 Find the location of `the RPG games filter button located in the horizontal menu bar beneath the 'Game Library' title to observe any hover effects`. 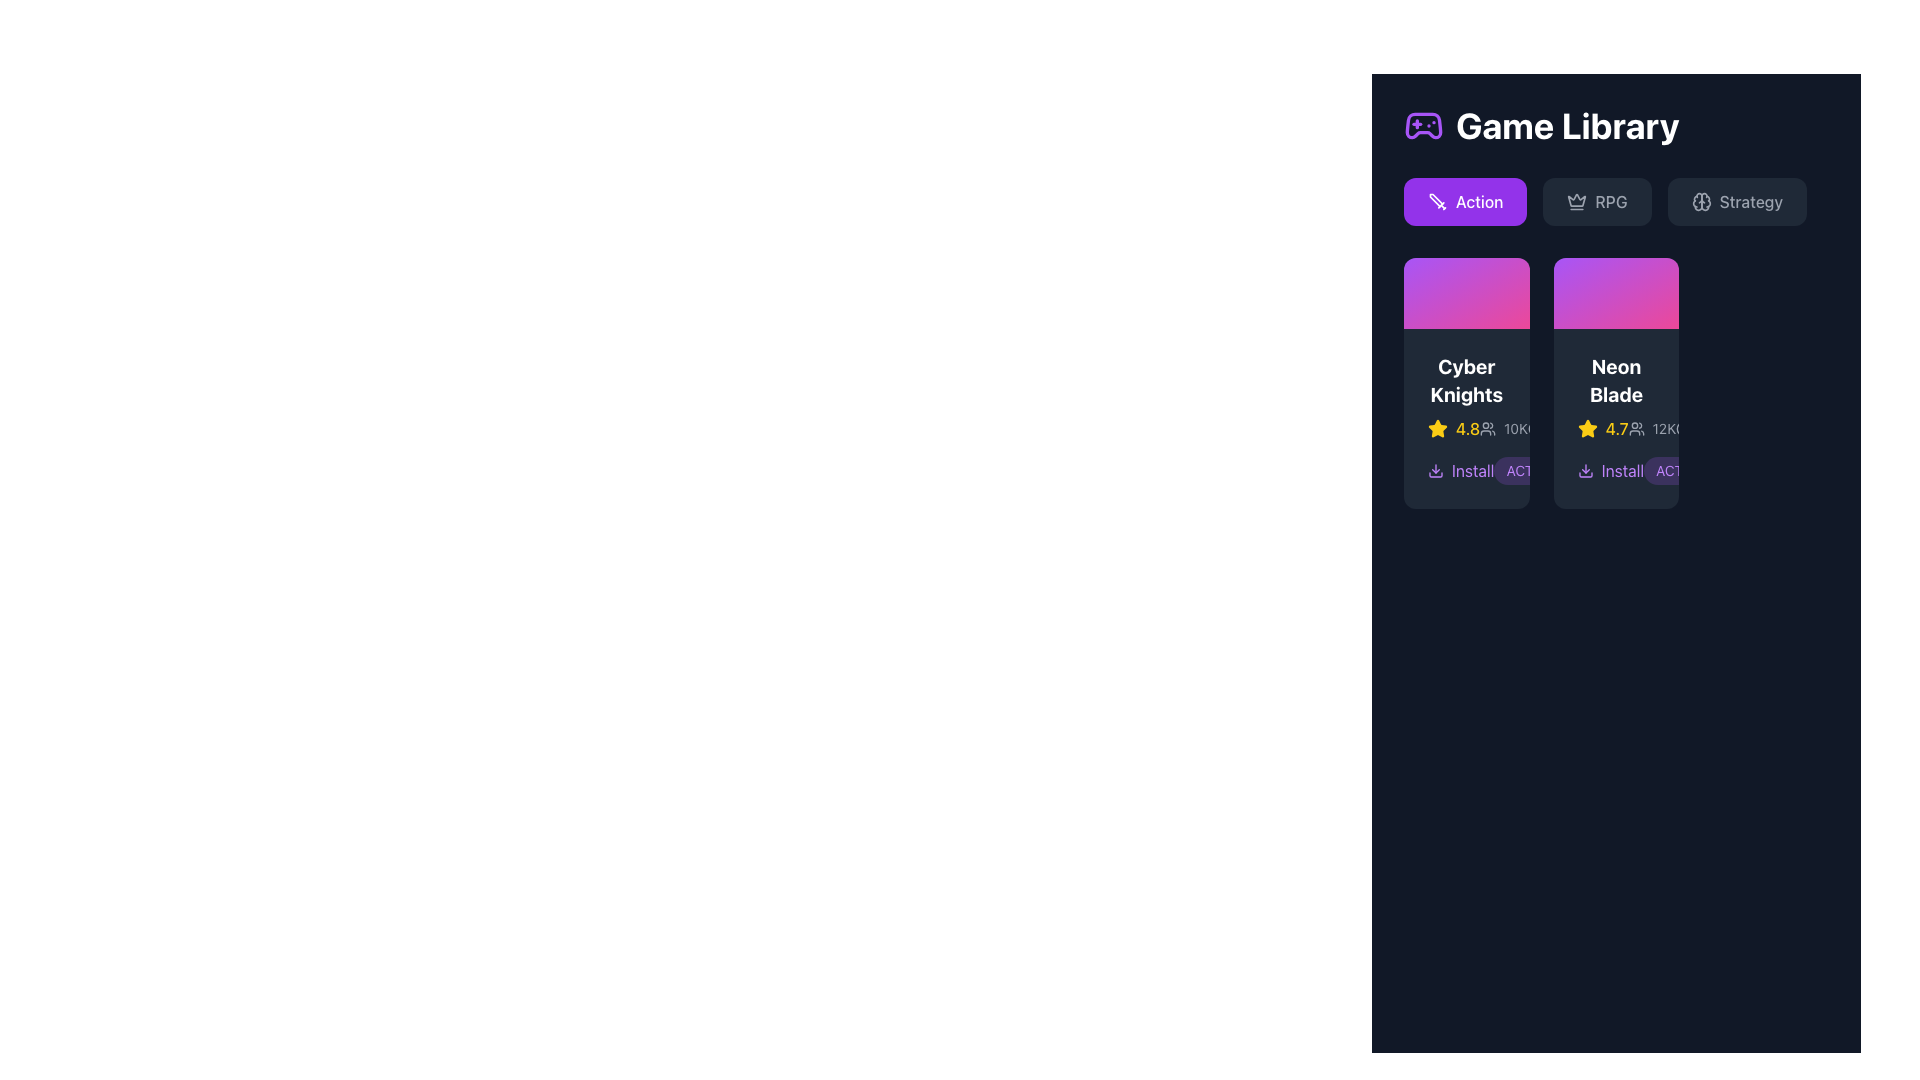

the RPG games filter button located in the horizontal menu bar beneath the 'Game Library' title to observe any hover effects is located at coordinates (1616, 201).